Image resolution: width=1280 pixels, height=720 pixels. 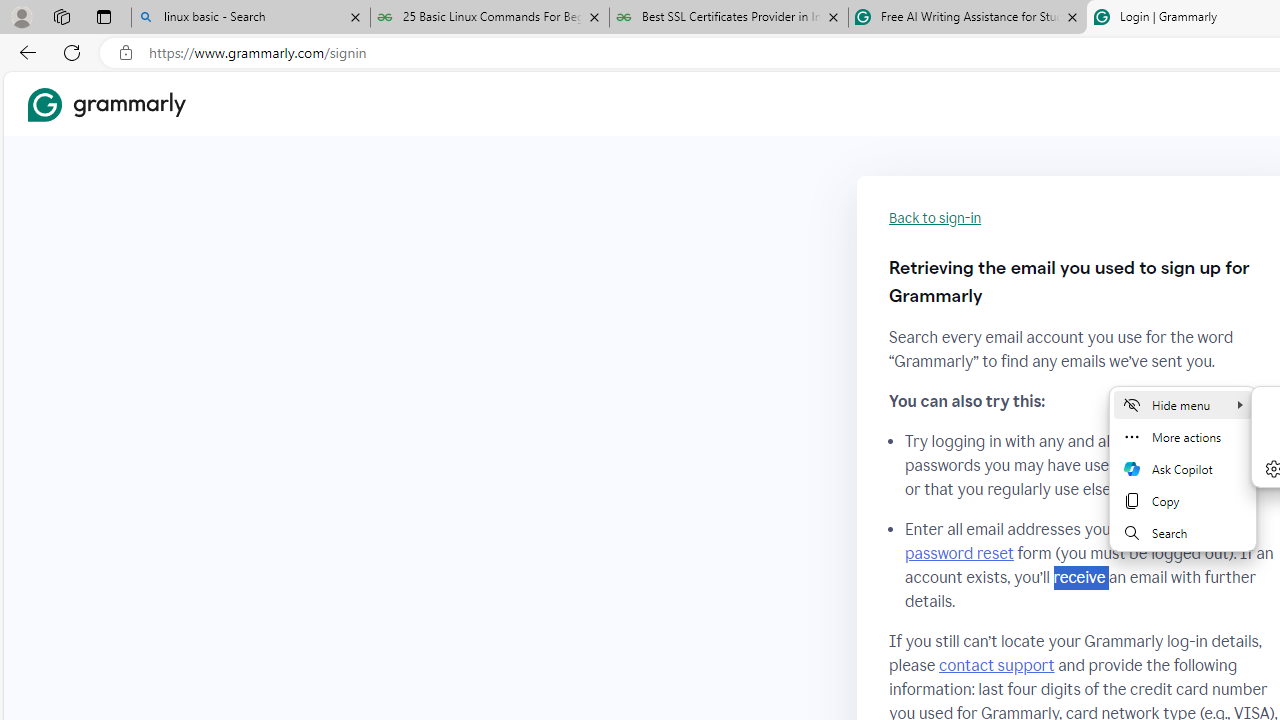 What do you see at coordinates (105, 104) in the screenshot?
I see `'Grammarly Home'` at bounding box center [105, 104].